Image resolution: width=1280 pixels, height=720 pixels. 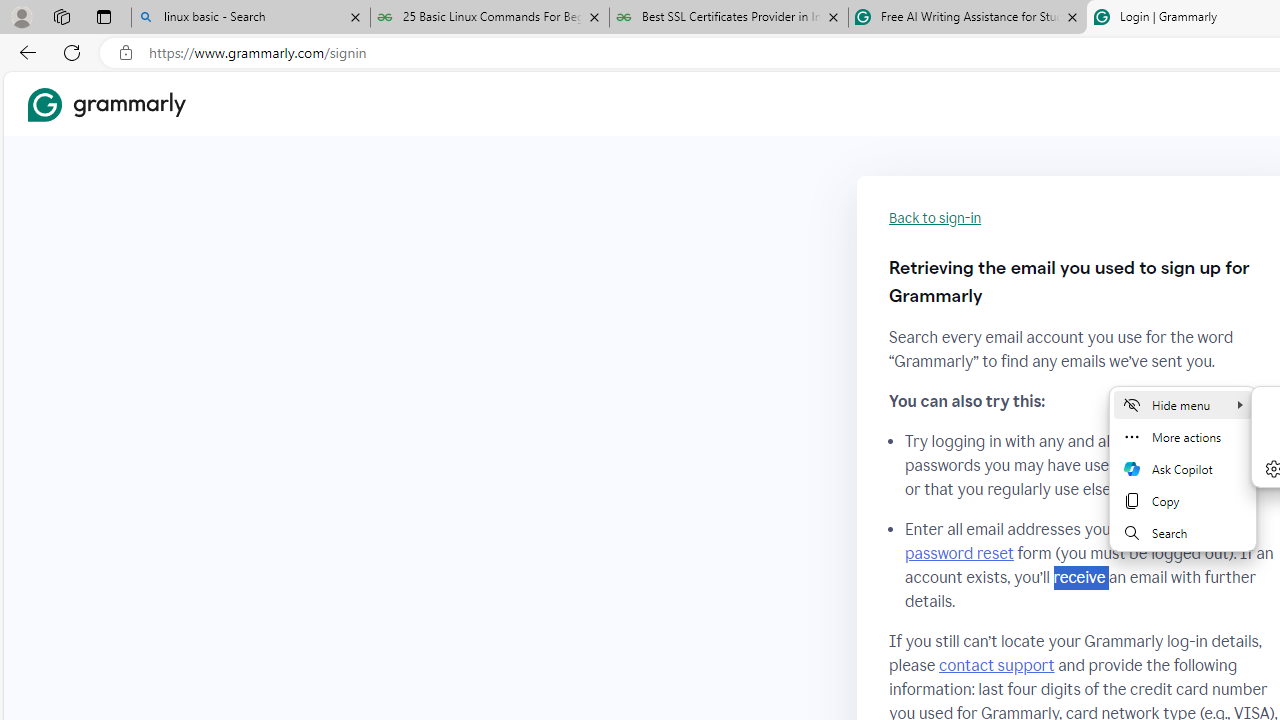 What do you see at coordinates (105, 104) in the screenshot?
I see `'Grammarly Home'` at bounding box center [105, 104].